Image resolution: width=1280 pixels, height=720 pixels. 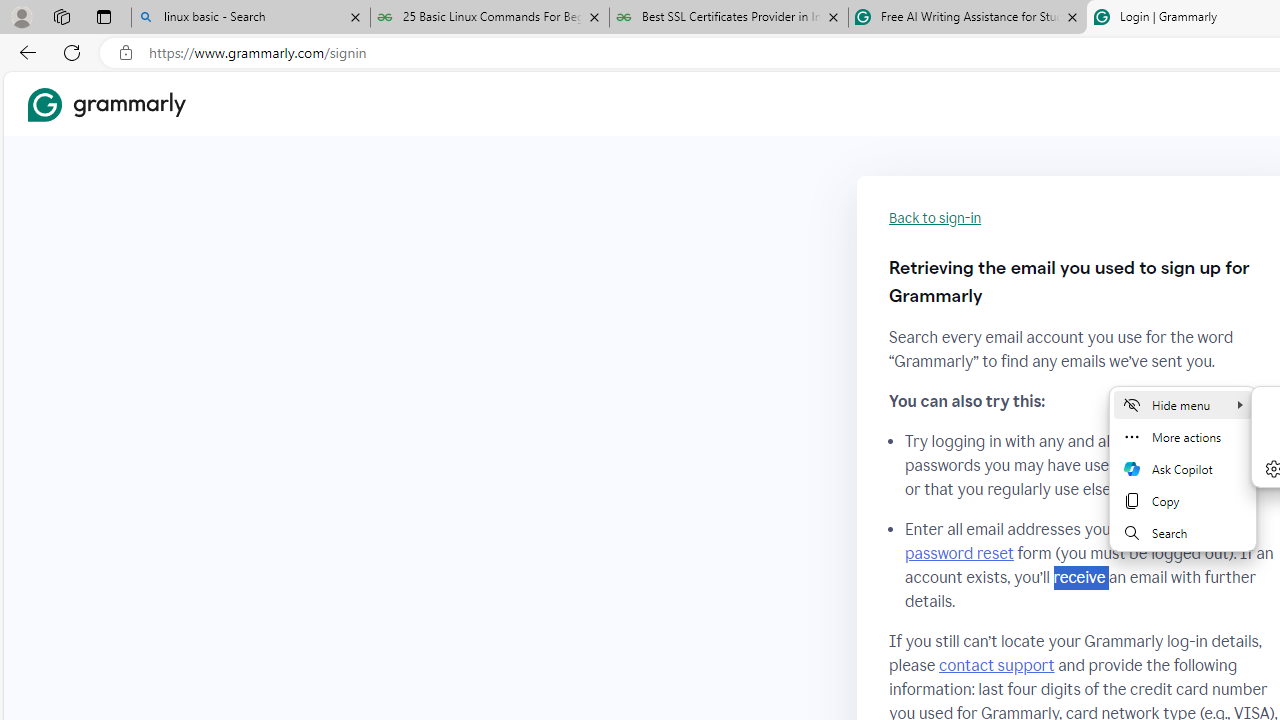 What do you see at coordinates (105, 104) in the screenshot?
I see `'Grammarly Home'` at bounding box center [105, 104].